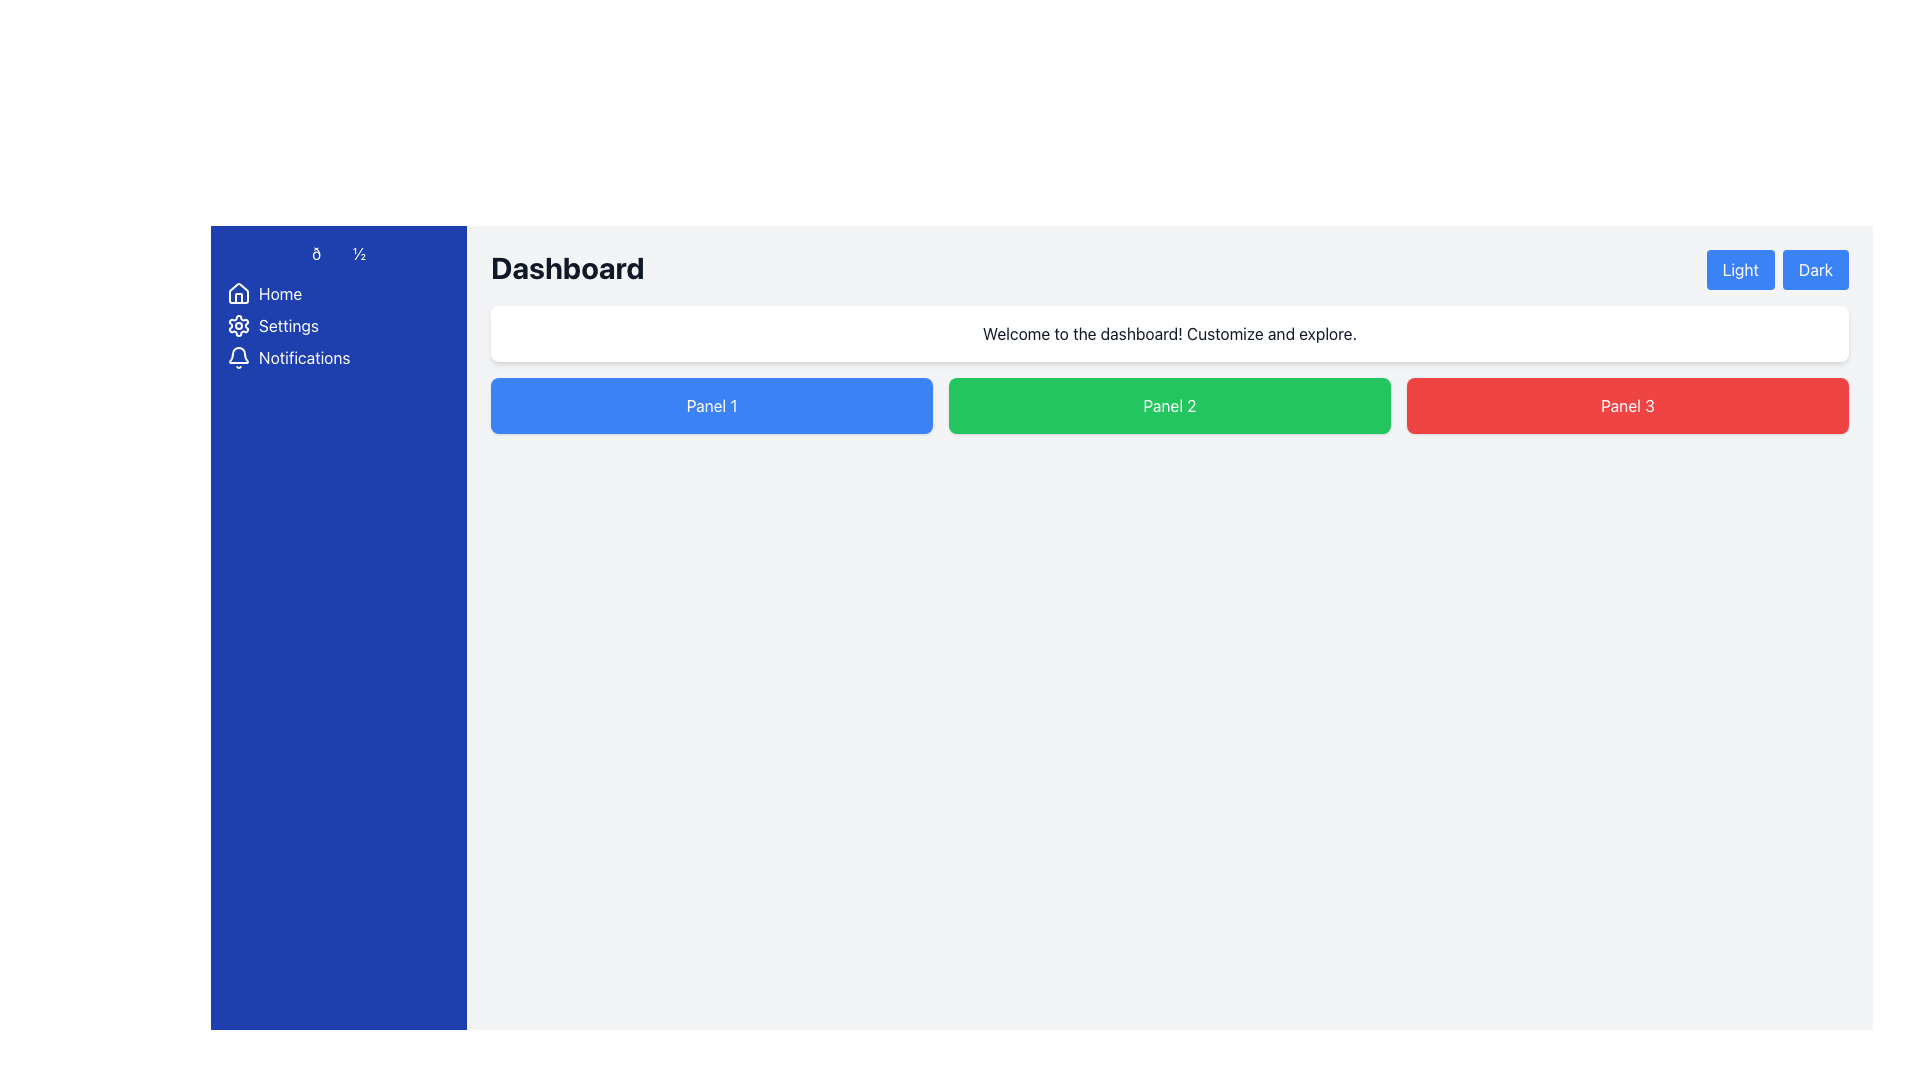  What do you see at coordinates (287, 325) in the screenshot?
I see `the 'Settings' text label in the vertical menu` at bounding box center [287, 325].